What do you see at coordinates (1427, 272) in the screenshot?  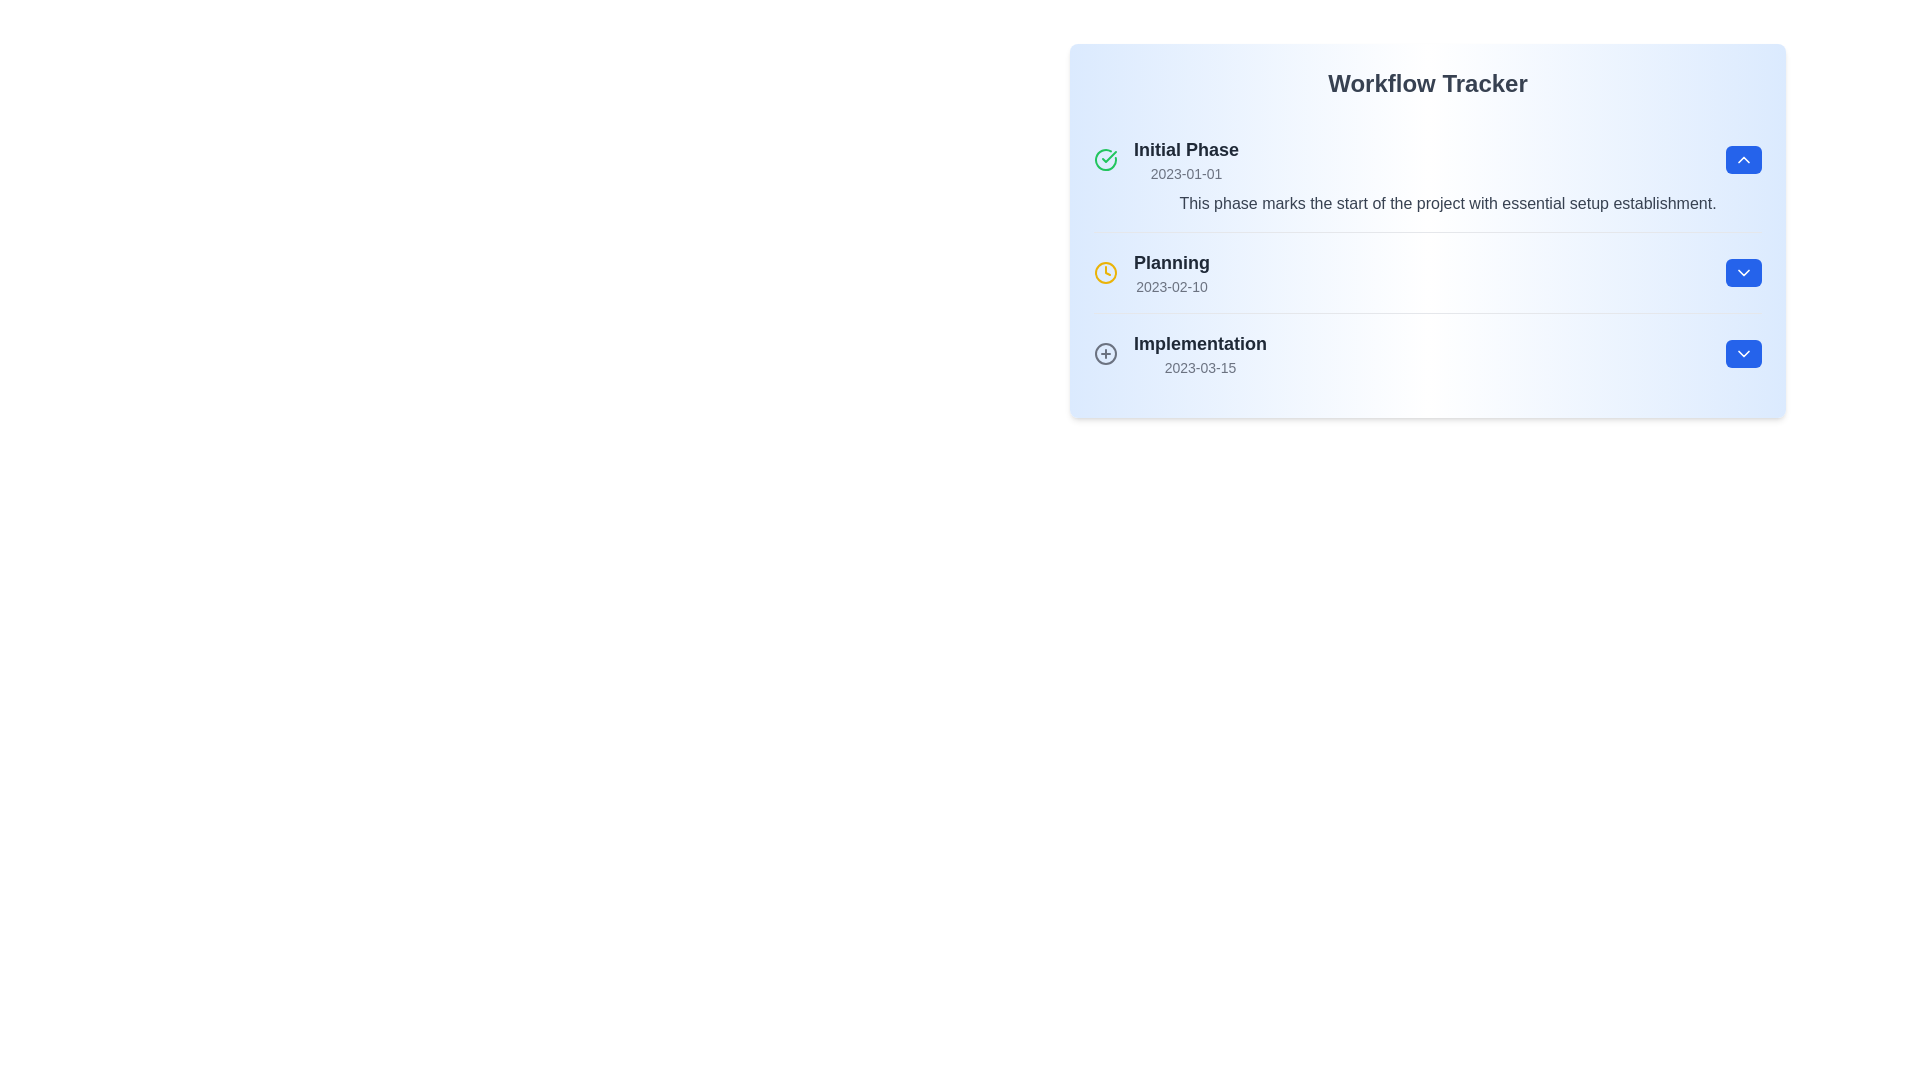 I see `information displayed for the 'Planning' phase in the workflow tracker, which is the second item in the list between 'Initial Phase' and 'Implementation'` at bounding box center [1427, 272].